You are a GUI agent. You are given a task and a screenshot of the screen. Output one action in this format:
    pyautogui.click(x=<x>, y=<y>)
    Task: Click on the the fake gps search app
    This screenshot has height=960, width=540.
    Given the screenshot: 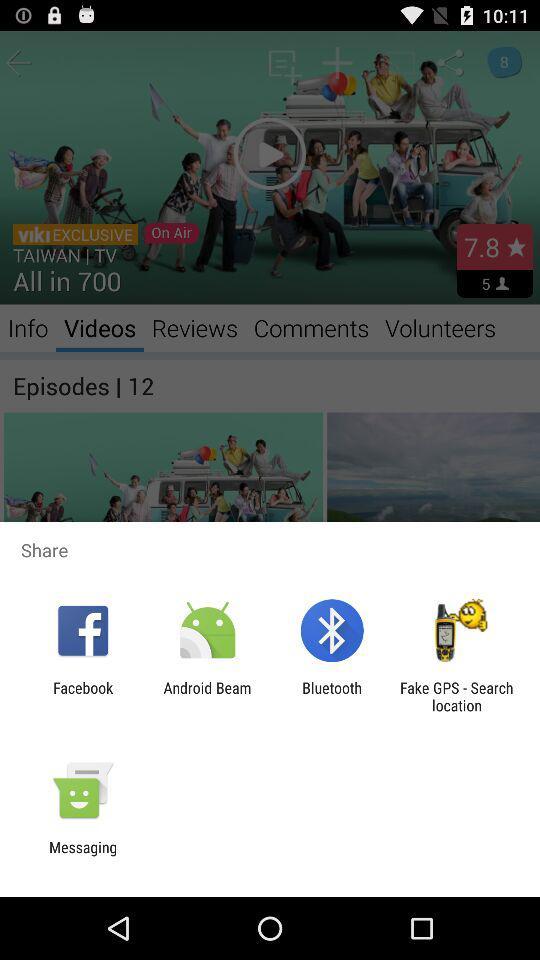 What is the action you would take?
    pyautogui.click(x=456, y=696)
    